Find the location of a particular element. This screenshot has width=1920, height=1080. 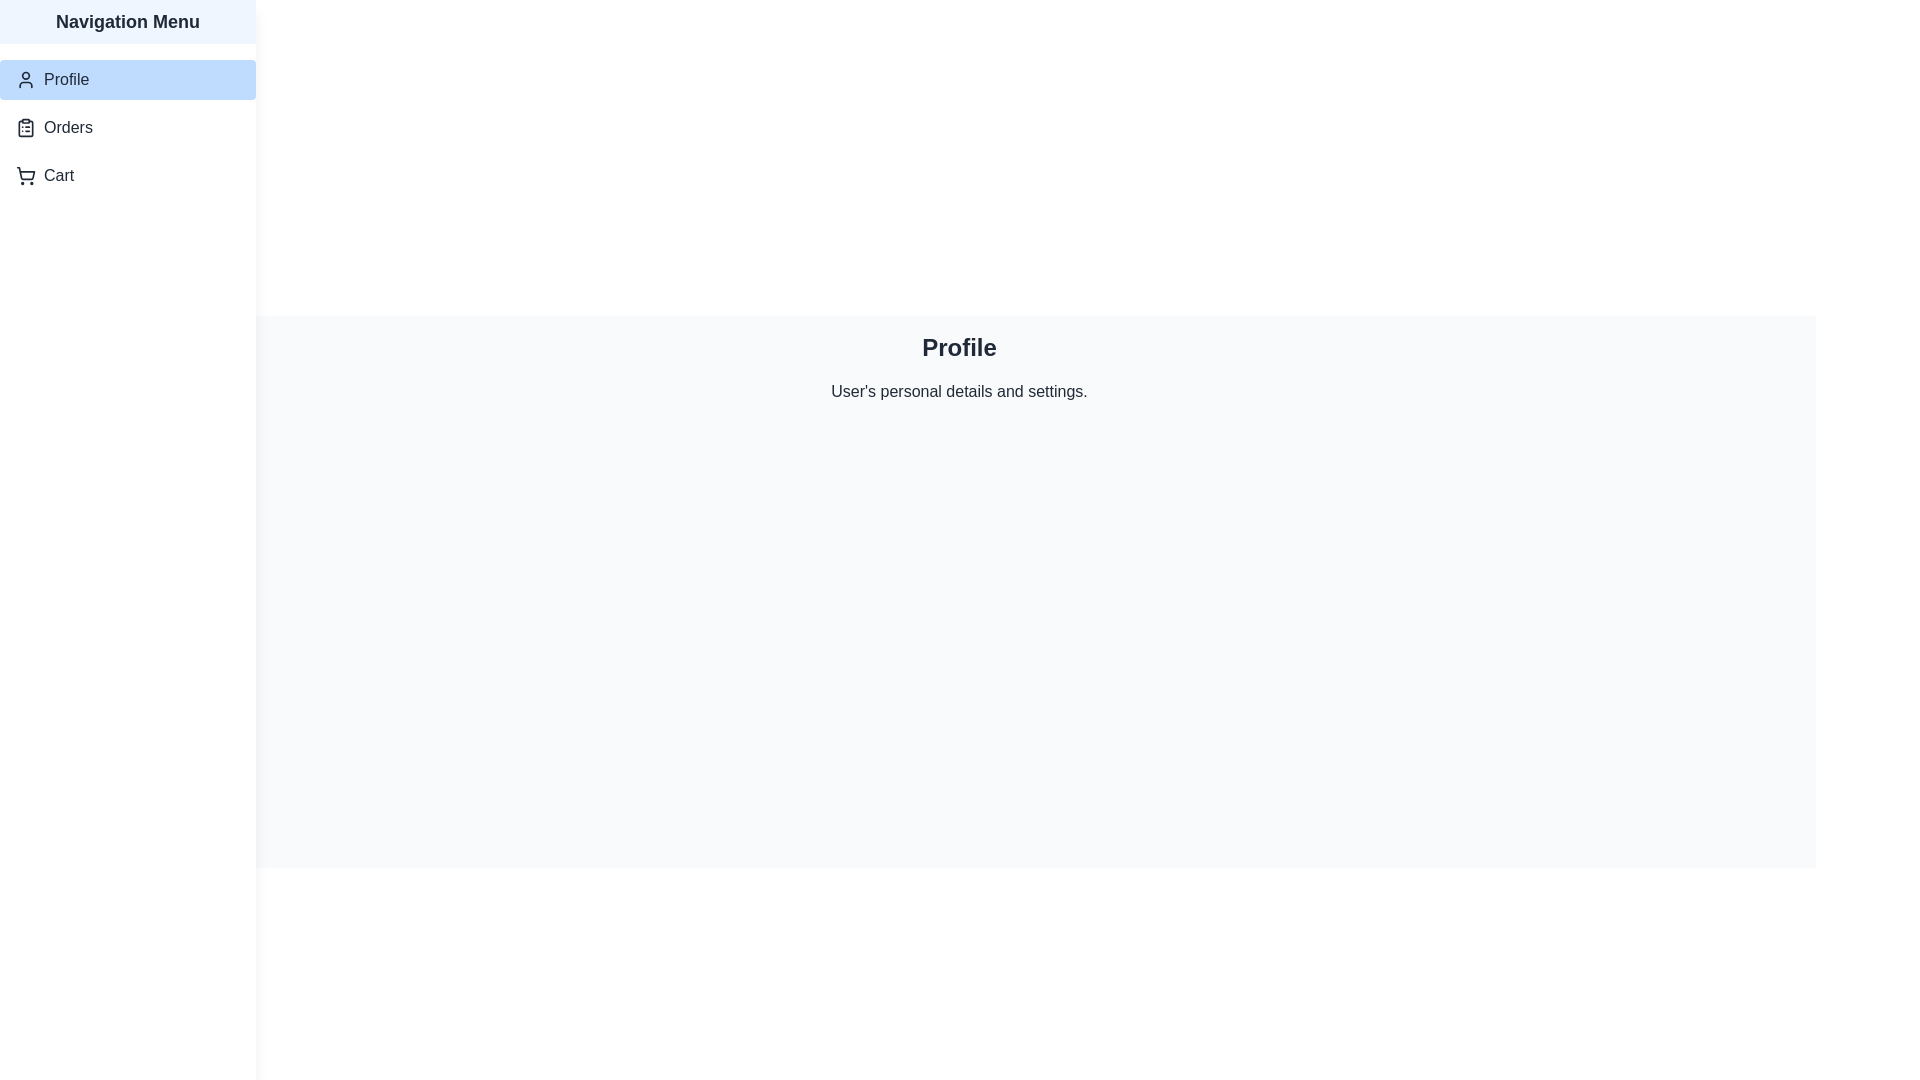

the user profile icon located at the top-left section of the navigation menu, which visually indicates the profile-related menu item is located at coordinates (25, 79).